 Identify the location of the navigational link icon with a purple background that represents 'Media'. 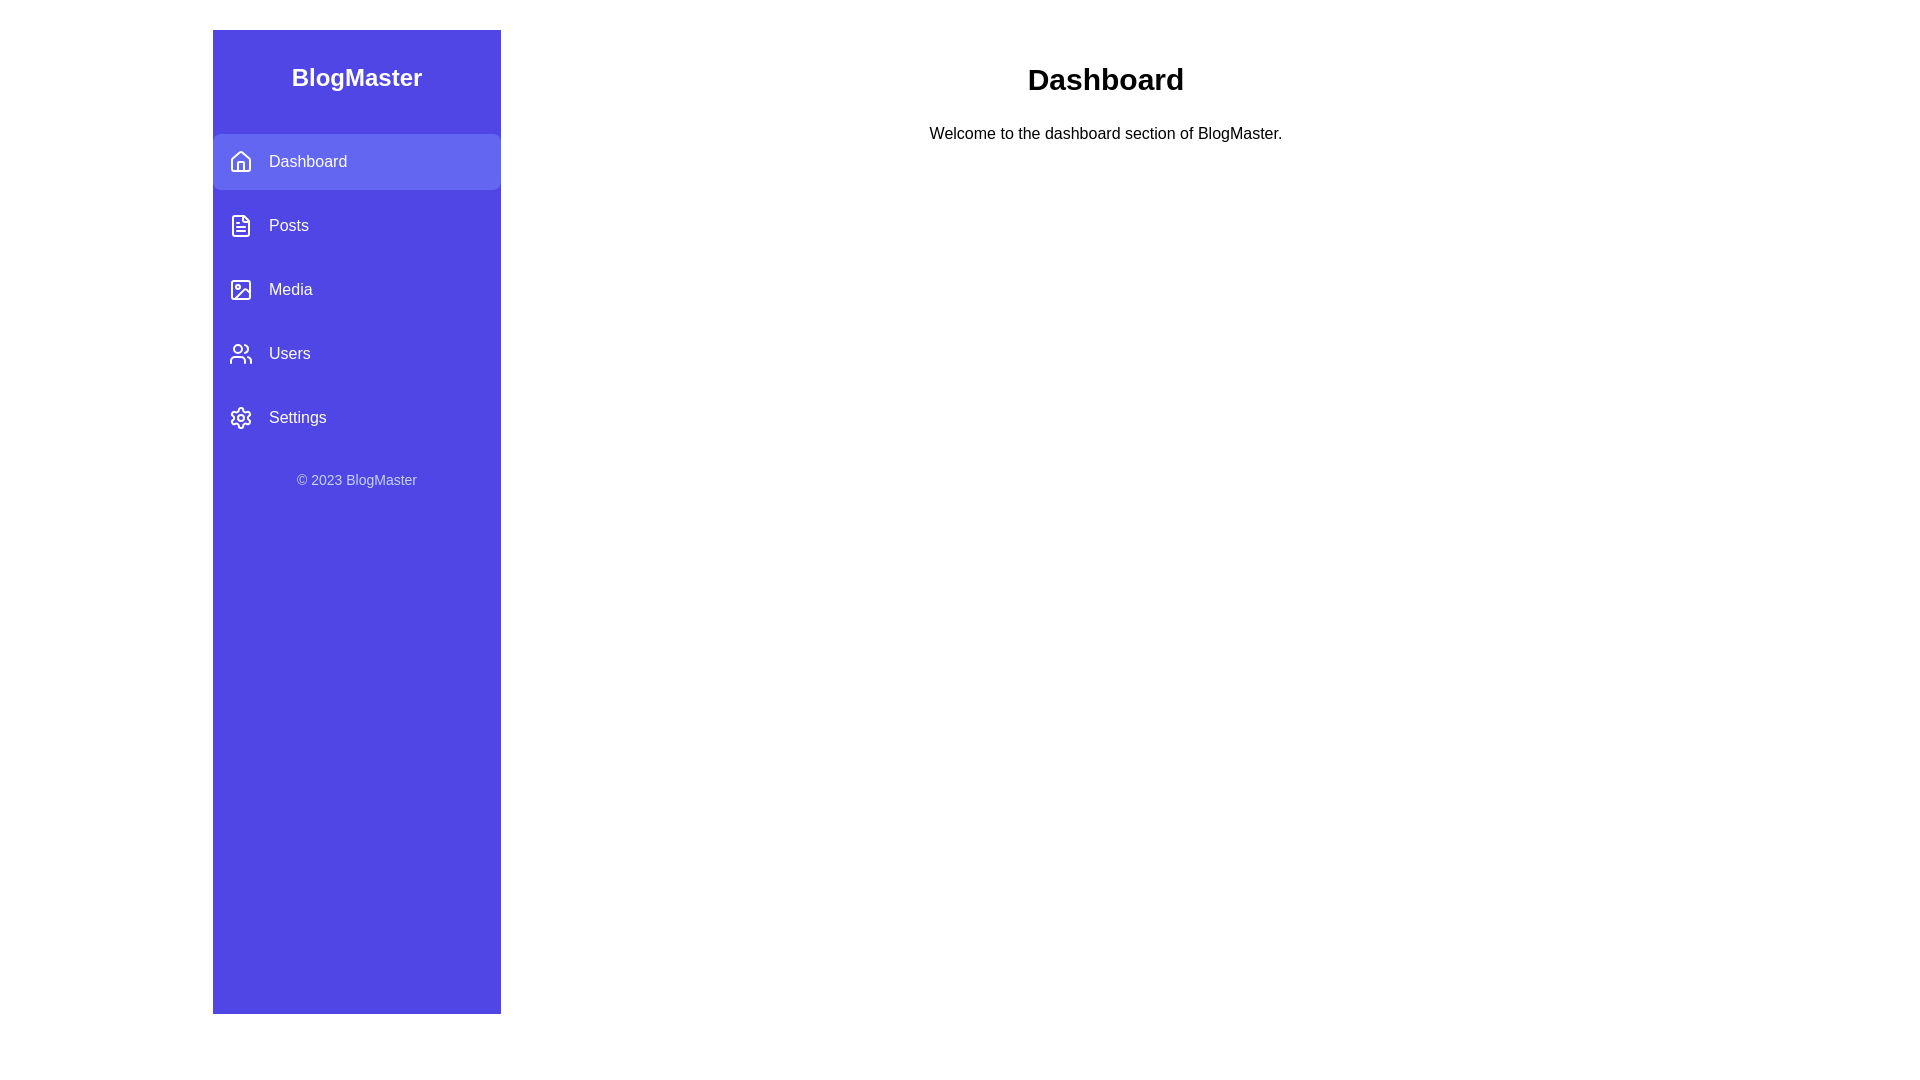
(240, 289).